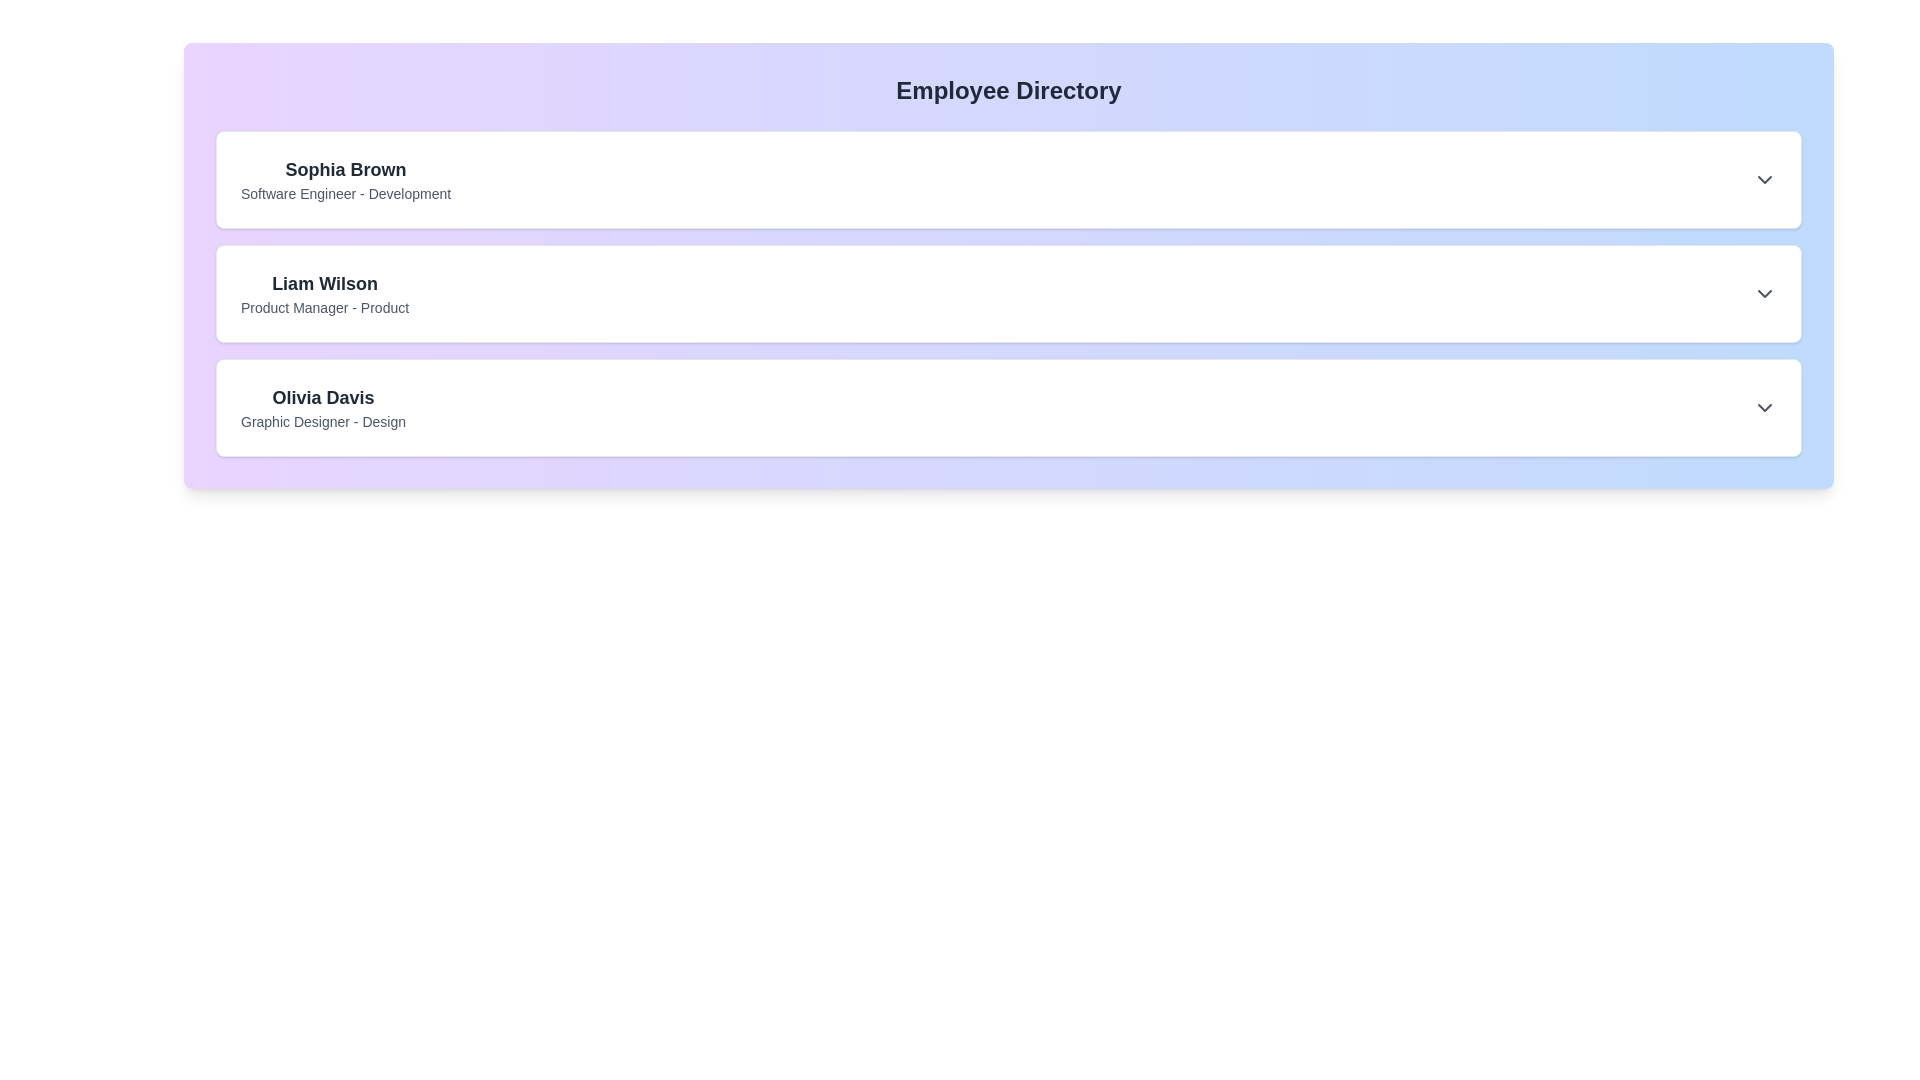 This screenshot has width=1920, height=1080. Describe the element at coordinates (325, 293) in the screenshot. I see `text content of the Text block displaying the name and job title of the person, located in the second card of a vertically stacked list on the page` at that location.